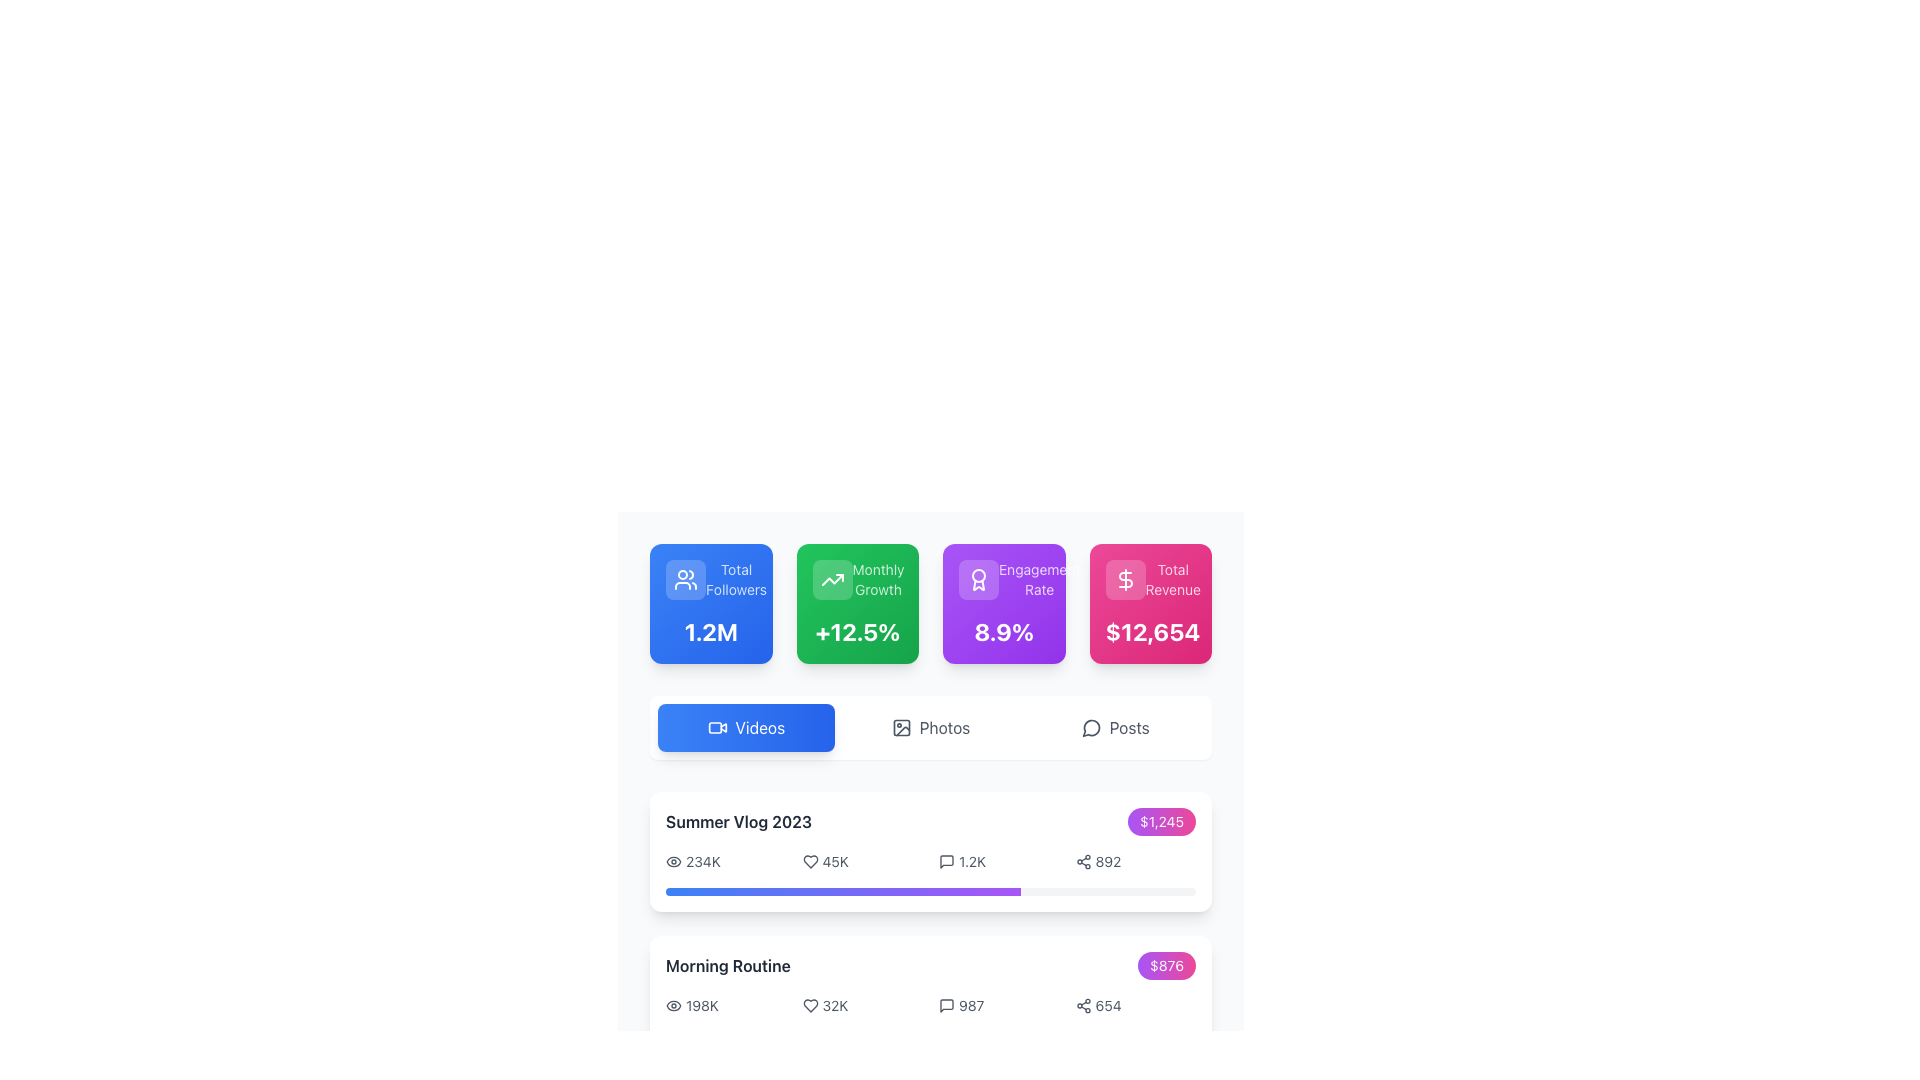  I want to click on the 'Videos' icon graphic, so click(715, 728).